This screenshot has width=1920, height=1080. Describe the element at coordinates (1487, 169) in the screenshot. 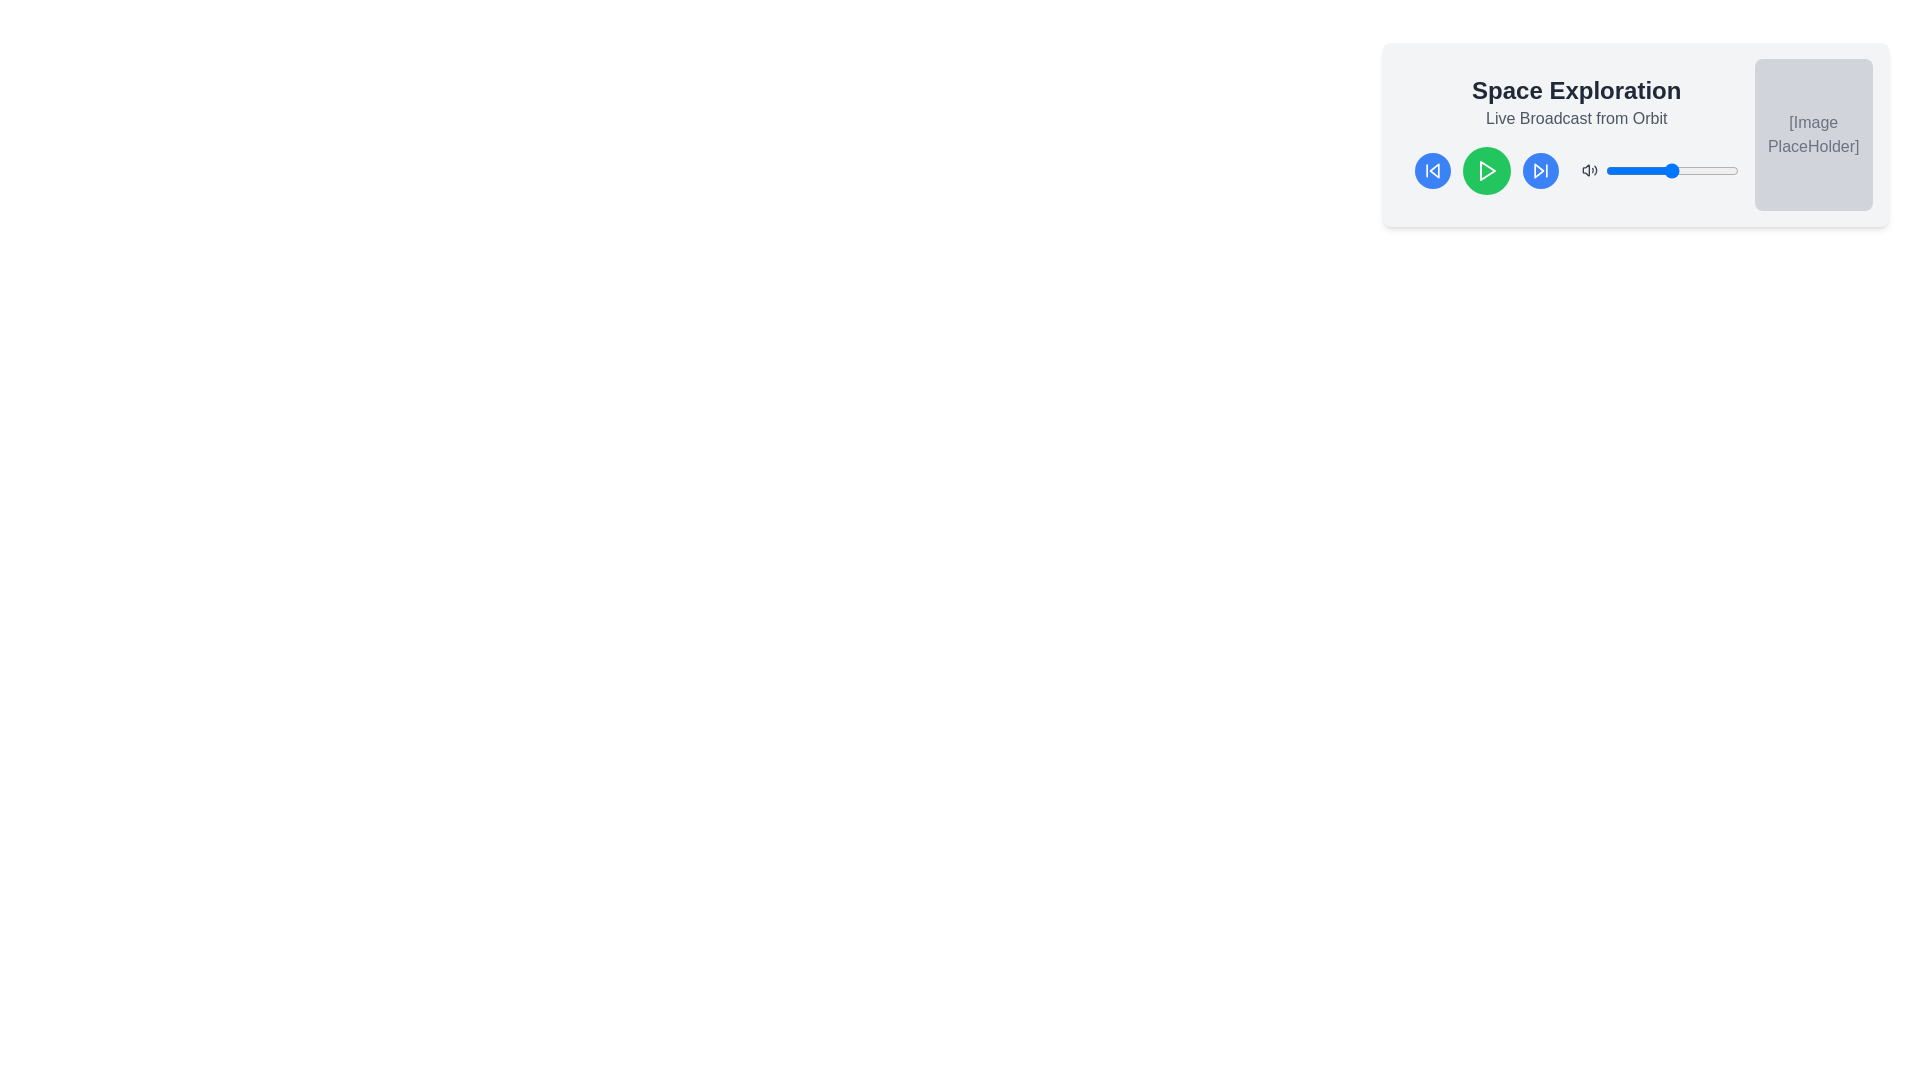

I see `the play button, which is the third interactive button from the left in the row of controls` at that location.